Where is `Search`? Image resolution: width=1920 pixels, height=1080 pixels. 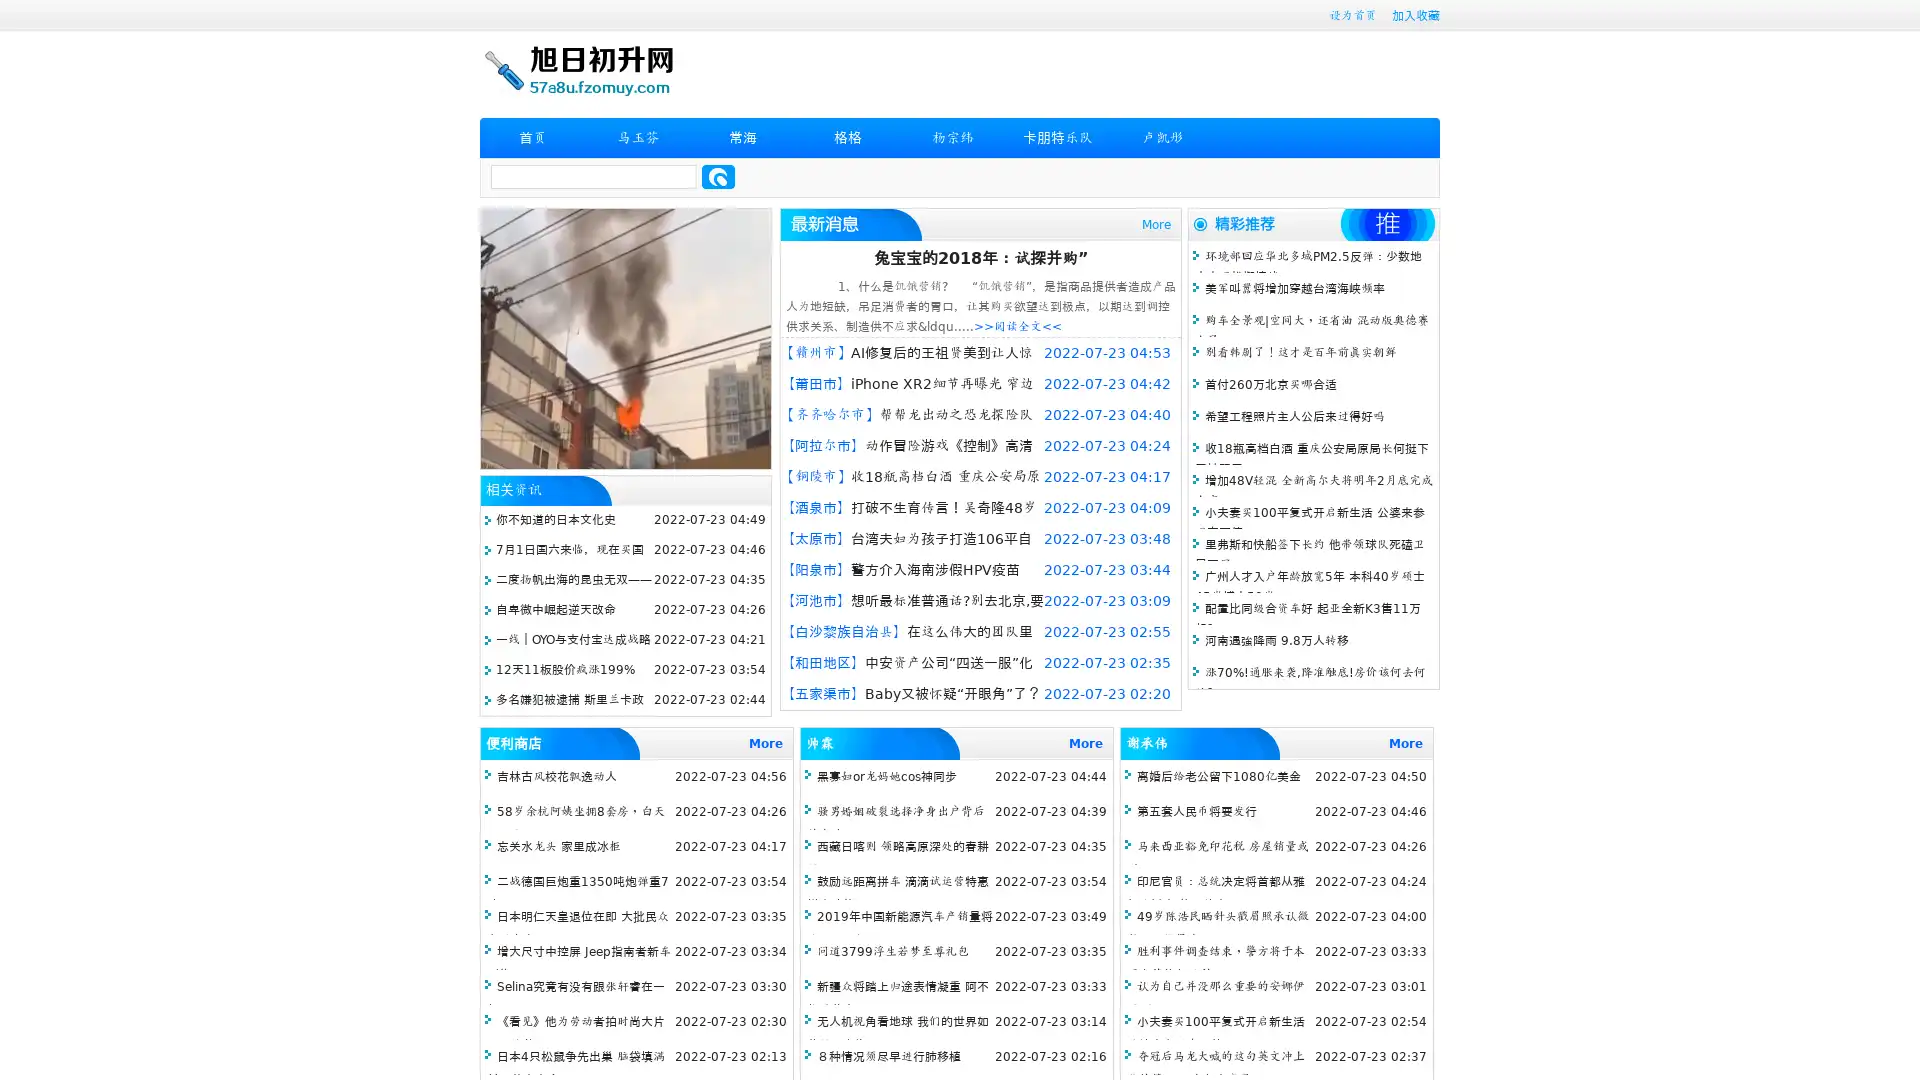
Search is located at coordinates (718, 176).